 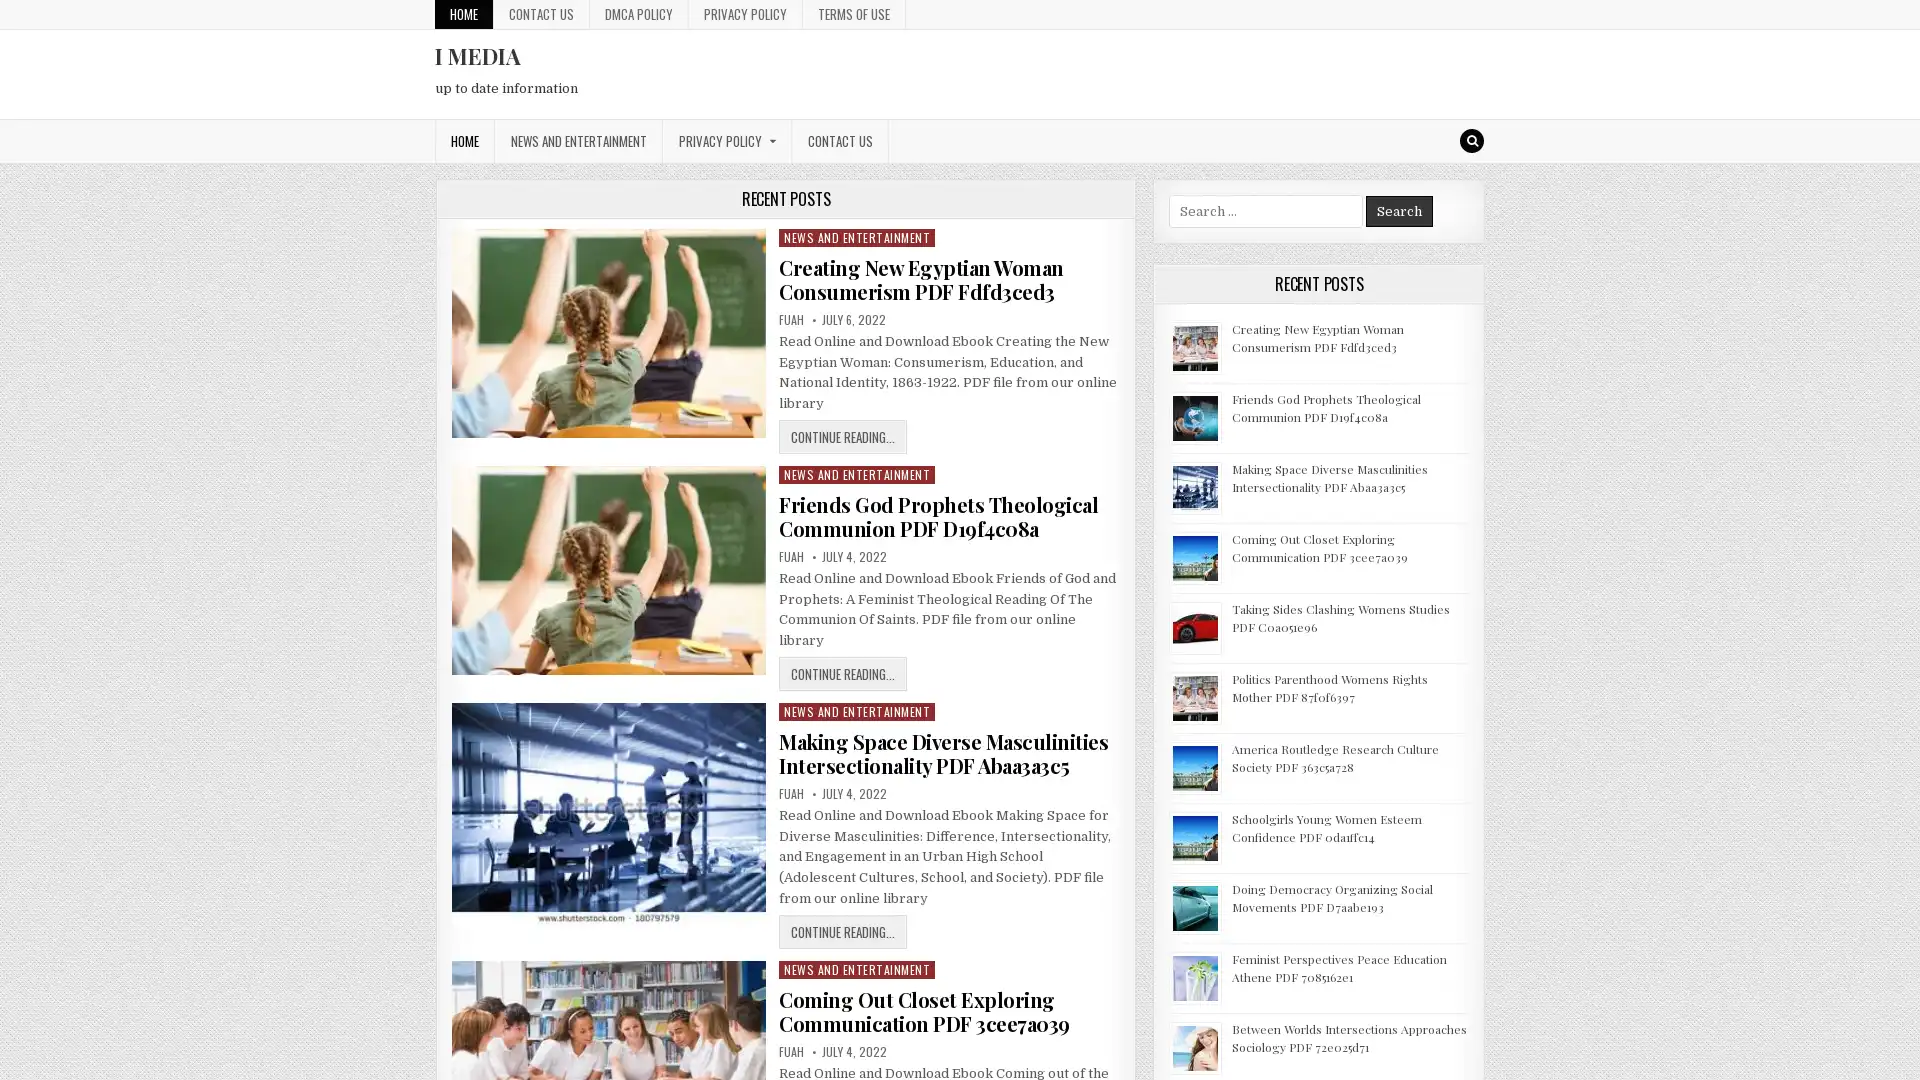 What do you see at coordinates (1398, 211) in the screenshot?
I see `Search` at bounding box center [1398, 211].